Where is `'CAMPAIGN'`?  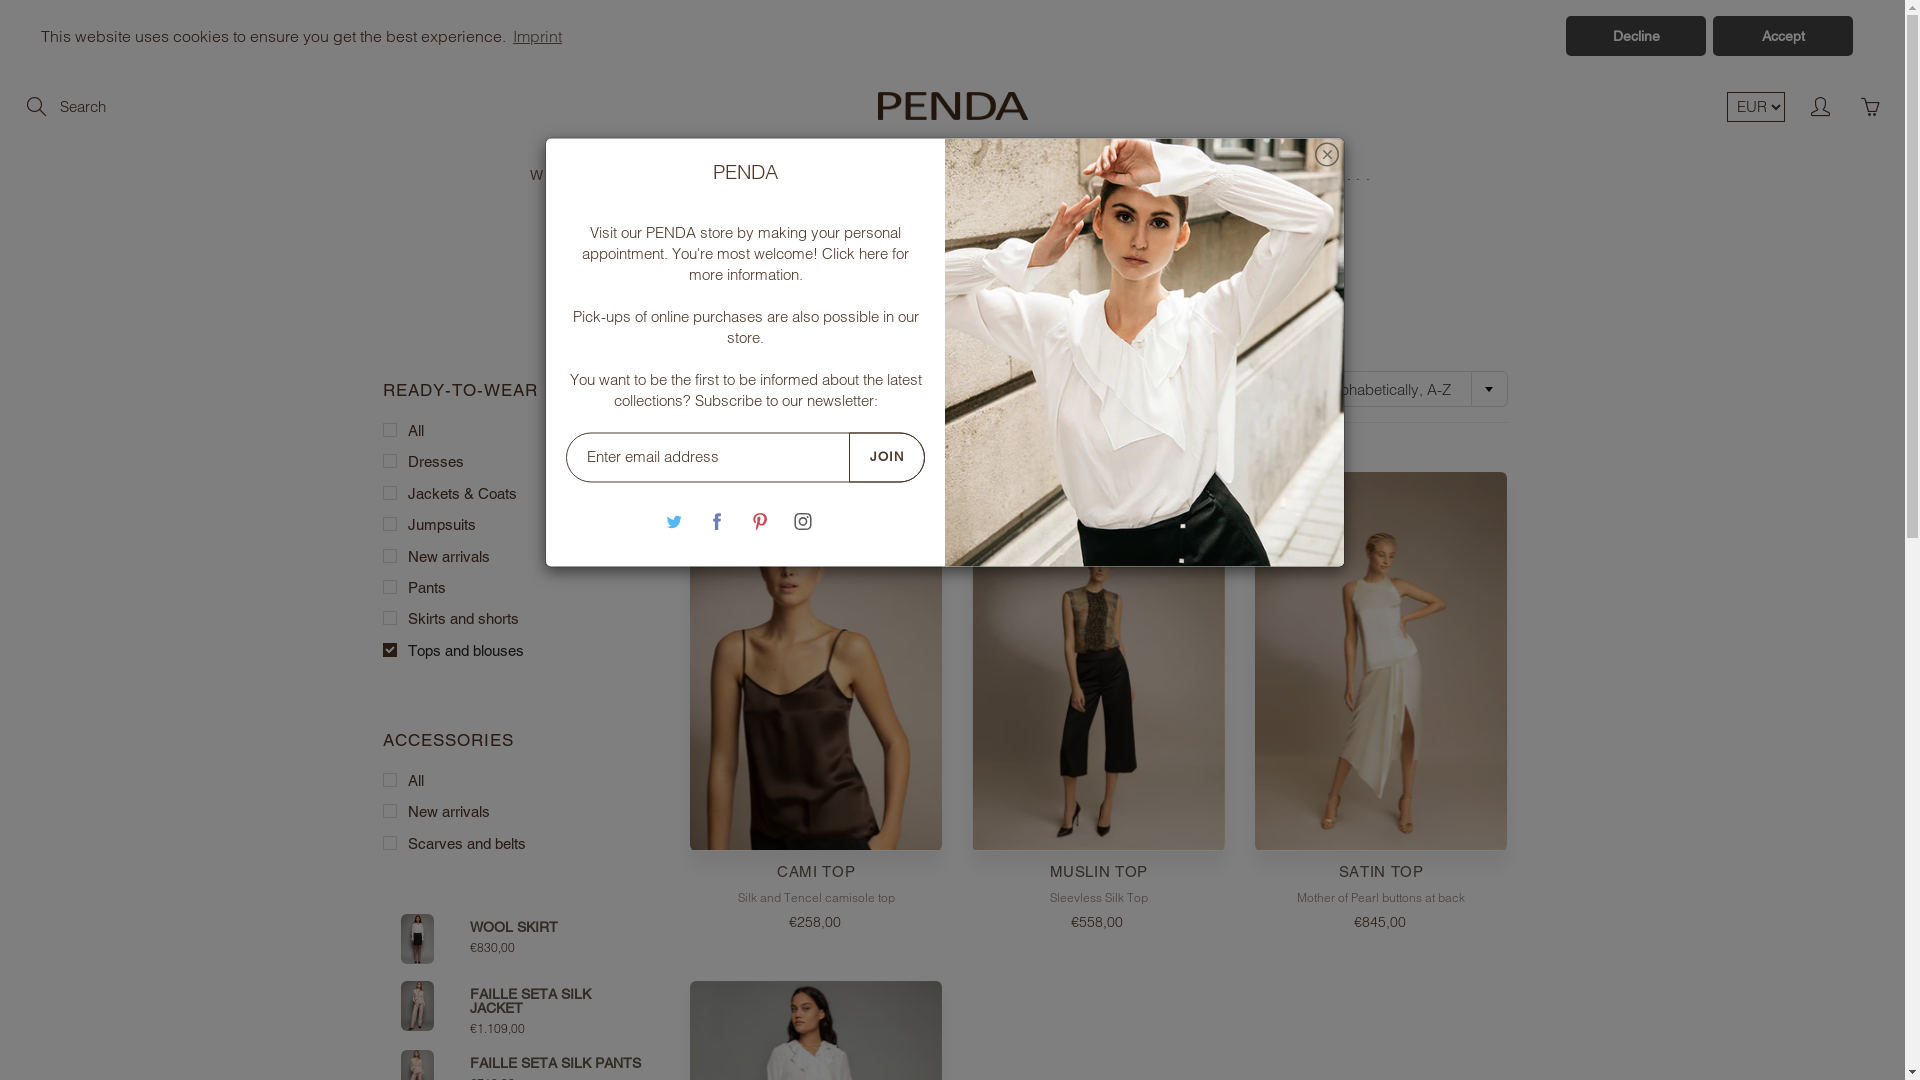
'CAMPAIGN' is located at coordinates (750, 173).